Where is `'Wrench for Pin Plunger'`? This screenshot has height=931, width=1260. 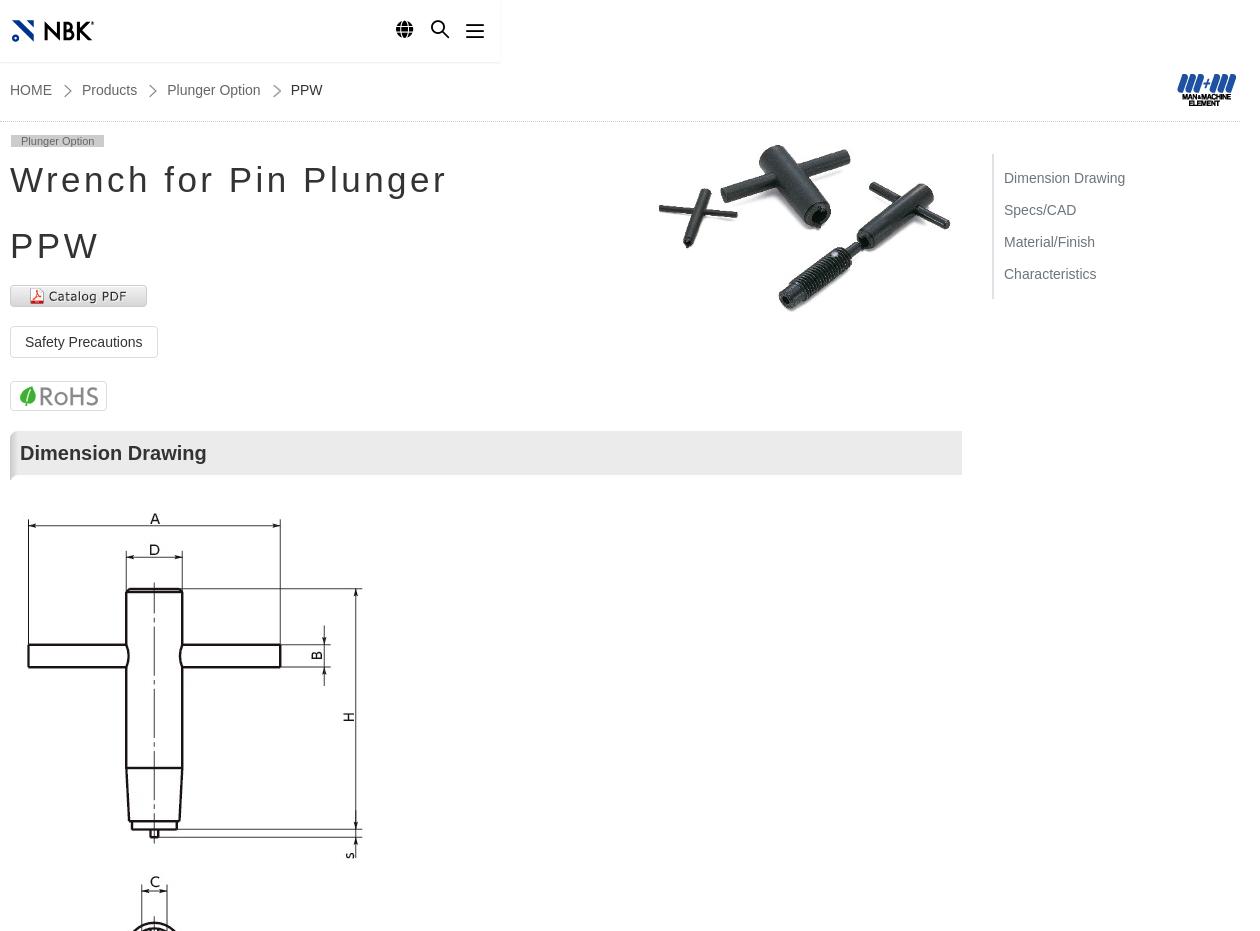 'Wrench for Pin Plunger' is located at coordinates (228, 178).